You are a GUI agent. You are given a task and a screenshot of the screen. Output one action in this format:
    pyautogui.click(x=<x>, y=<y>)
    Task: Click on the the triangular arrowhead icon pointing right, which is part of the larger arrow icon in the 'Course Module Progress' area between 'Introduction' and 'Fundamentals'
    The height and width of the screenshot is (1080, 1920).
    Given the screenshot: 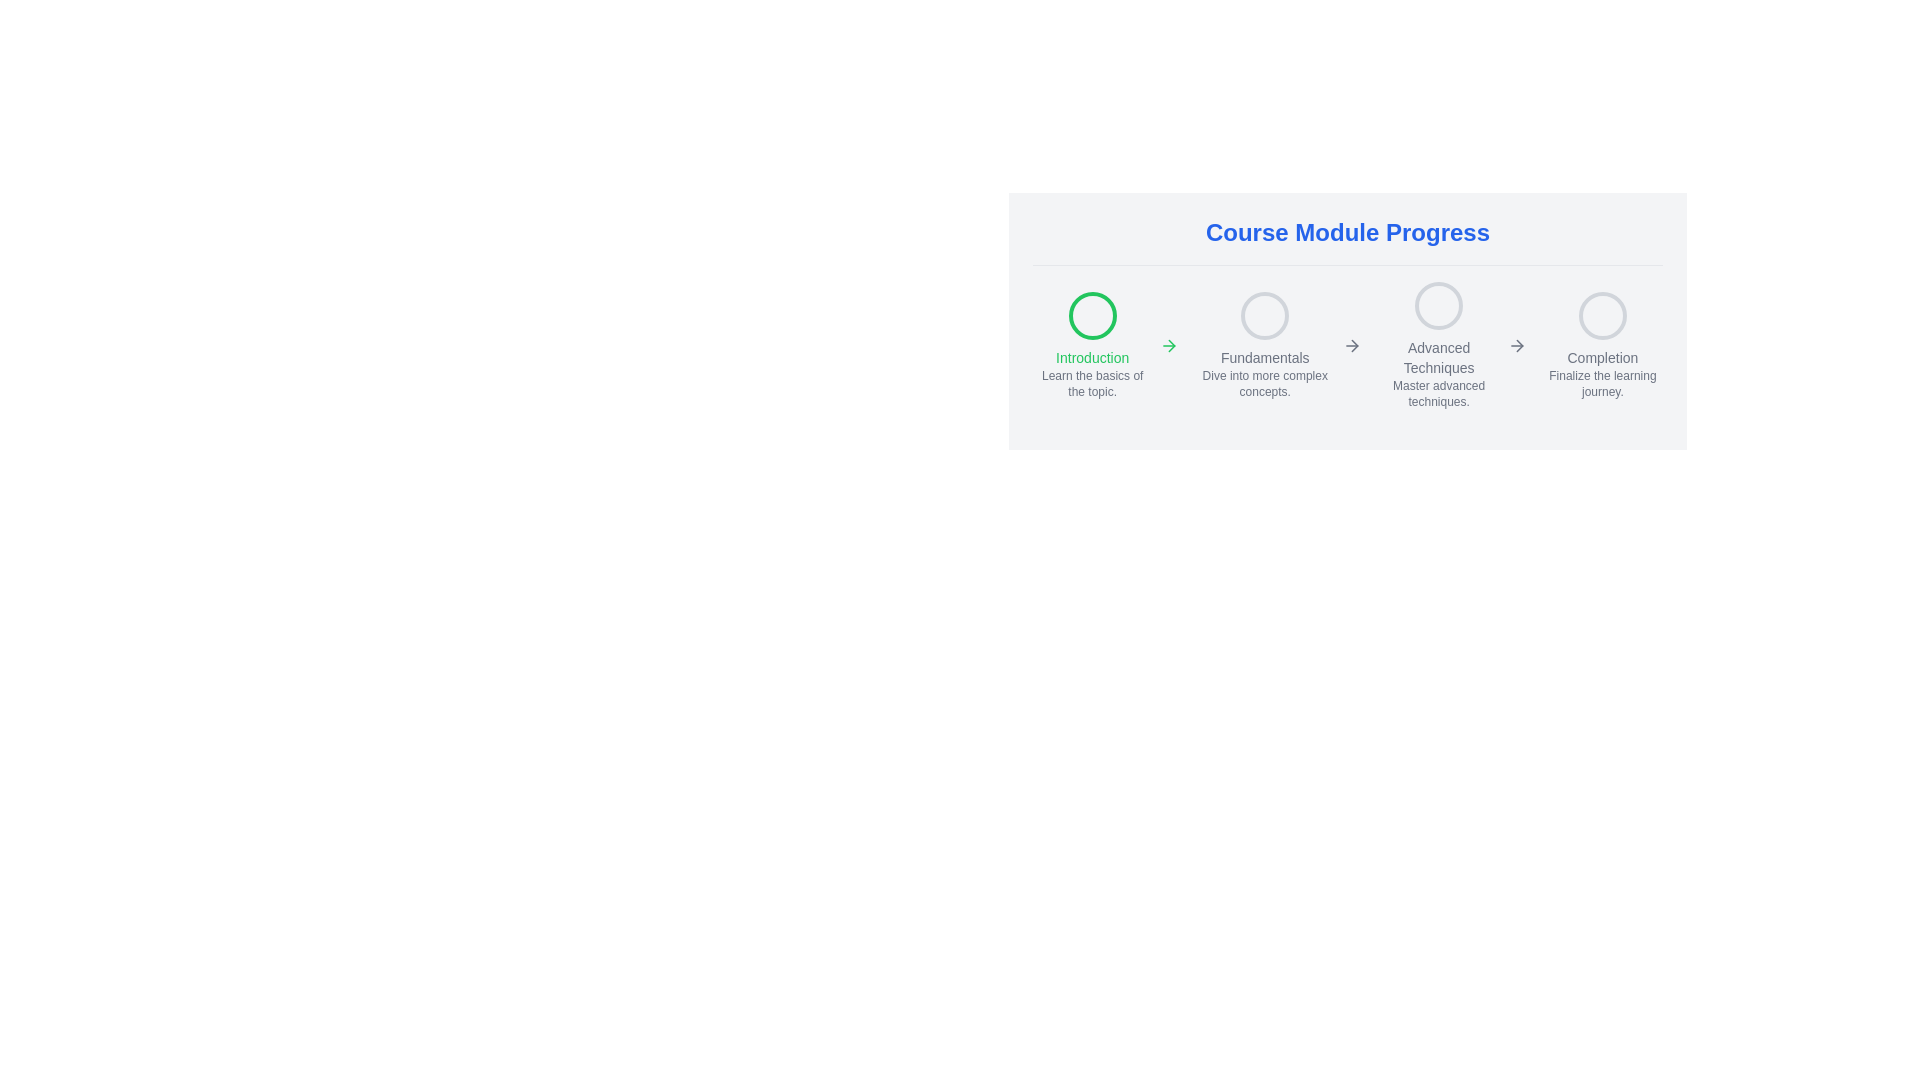 What is the action you would take?
    pyautogui.click(x=1355, y=345)
    